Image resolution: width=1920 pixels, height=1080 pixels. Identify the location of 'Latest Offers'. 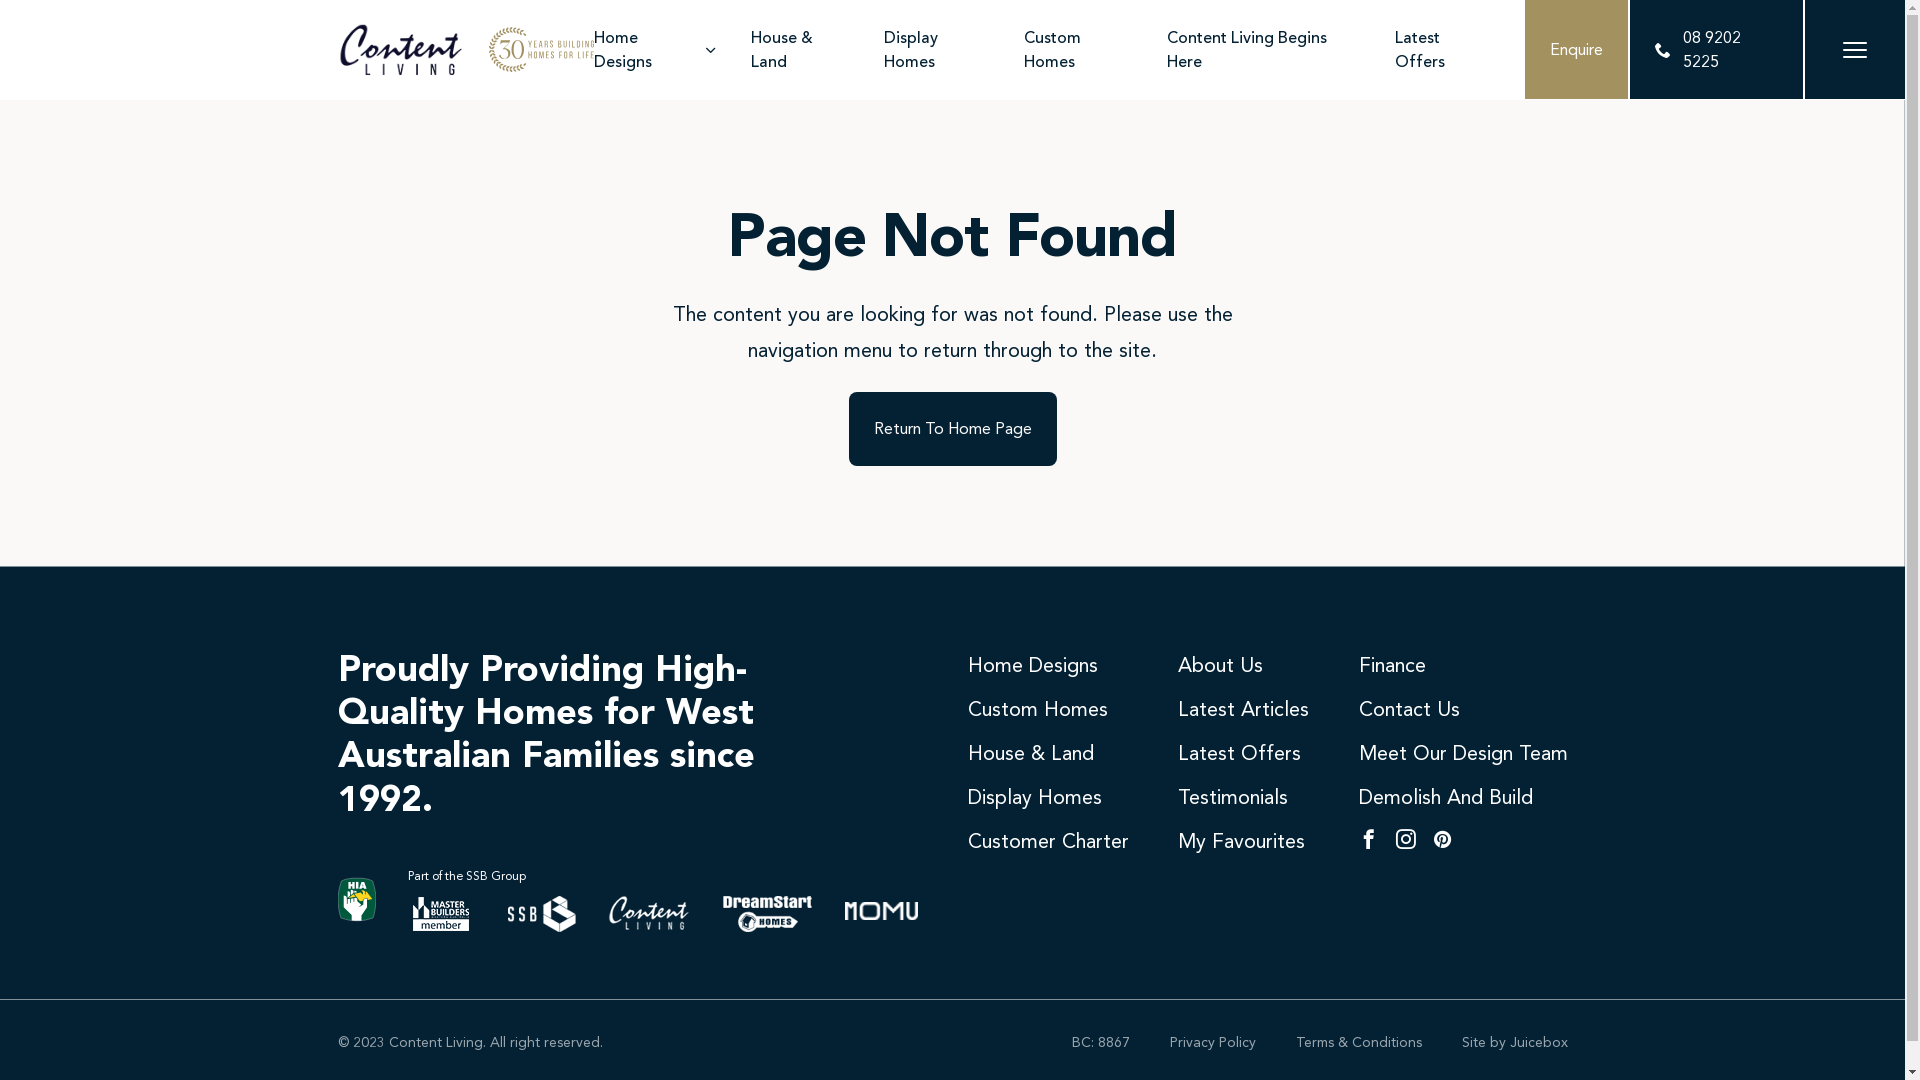
(1444, 49).